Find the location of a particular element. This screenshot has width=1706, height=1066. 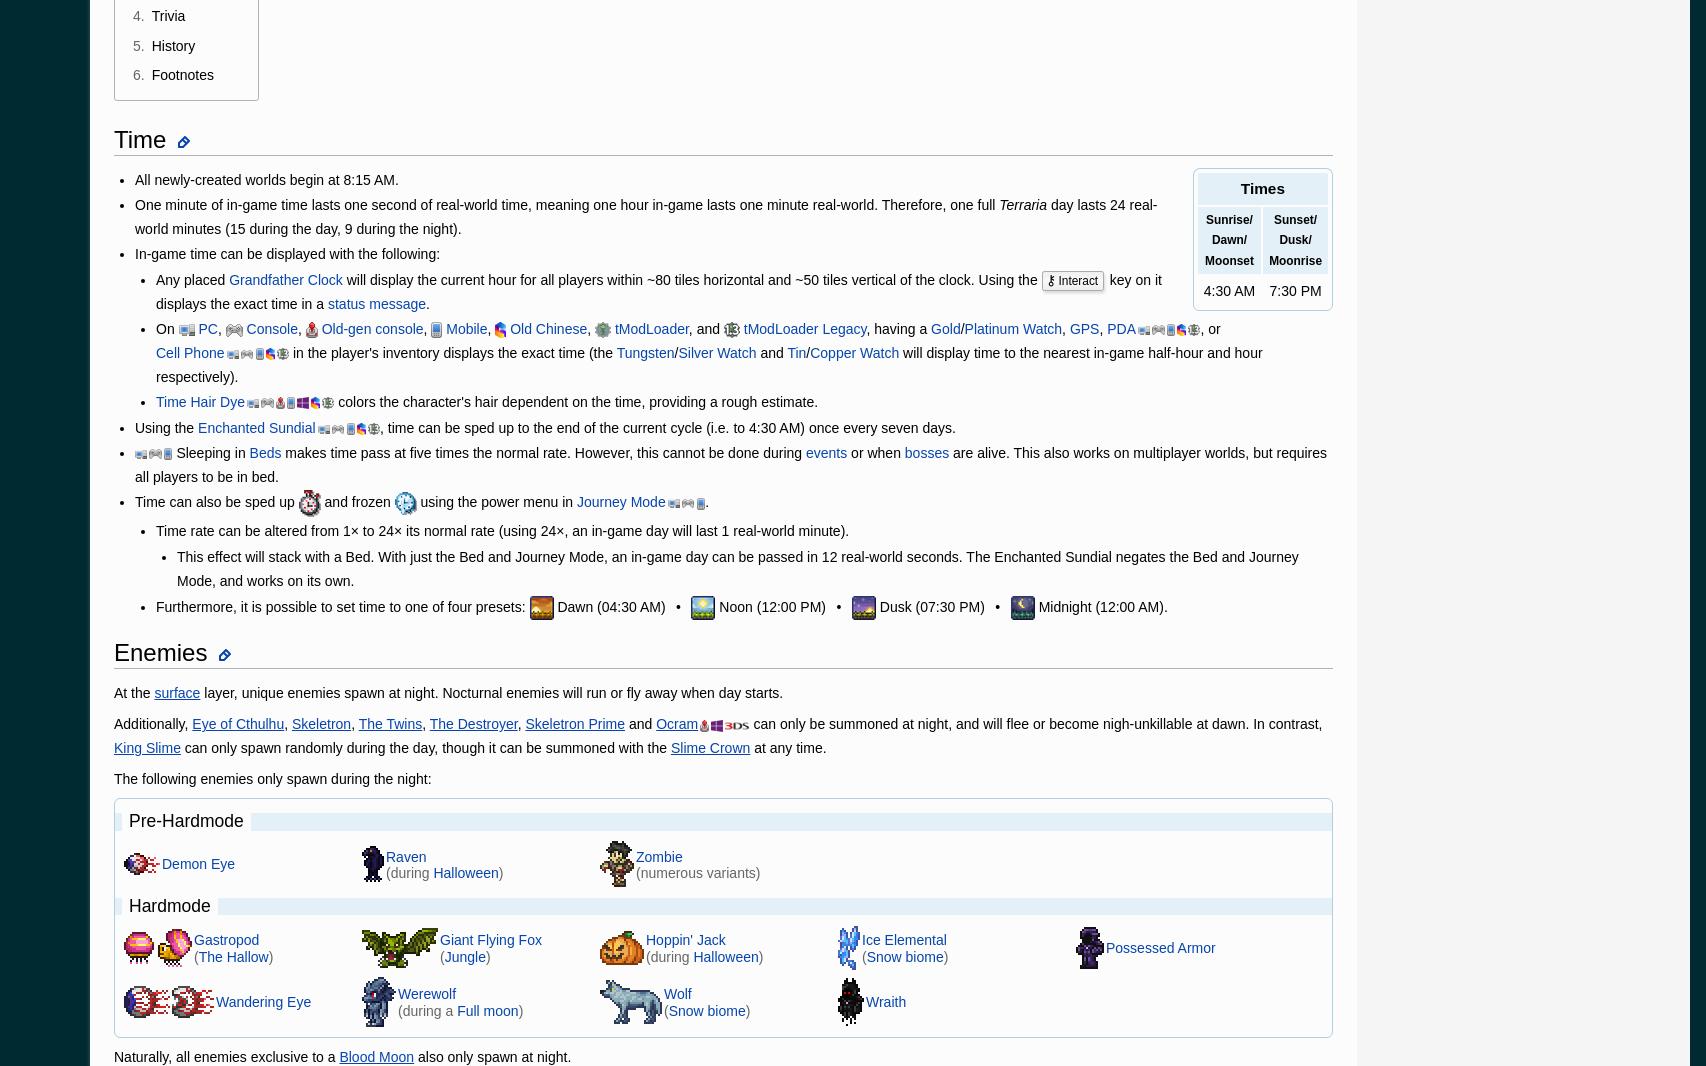

'Deutsch' is located at coordinates (216, 25).